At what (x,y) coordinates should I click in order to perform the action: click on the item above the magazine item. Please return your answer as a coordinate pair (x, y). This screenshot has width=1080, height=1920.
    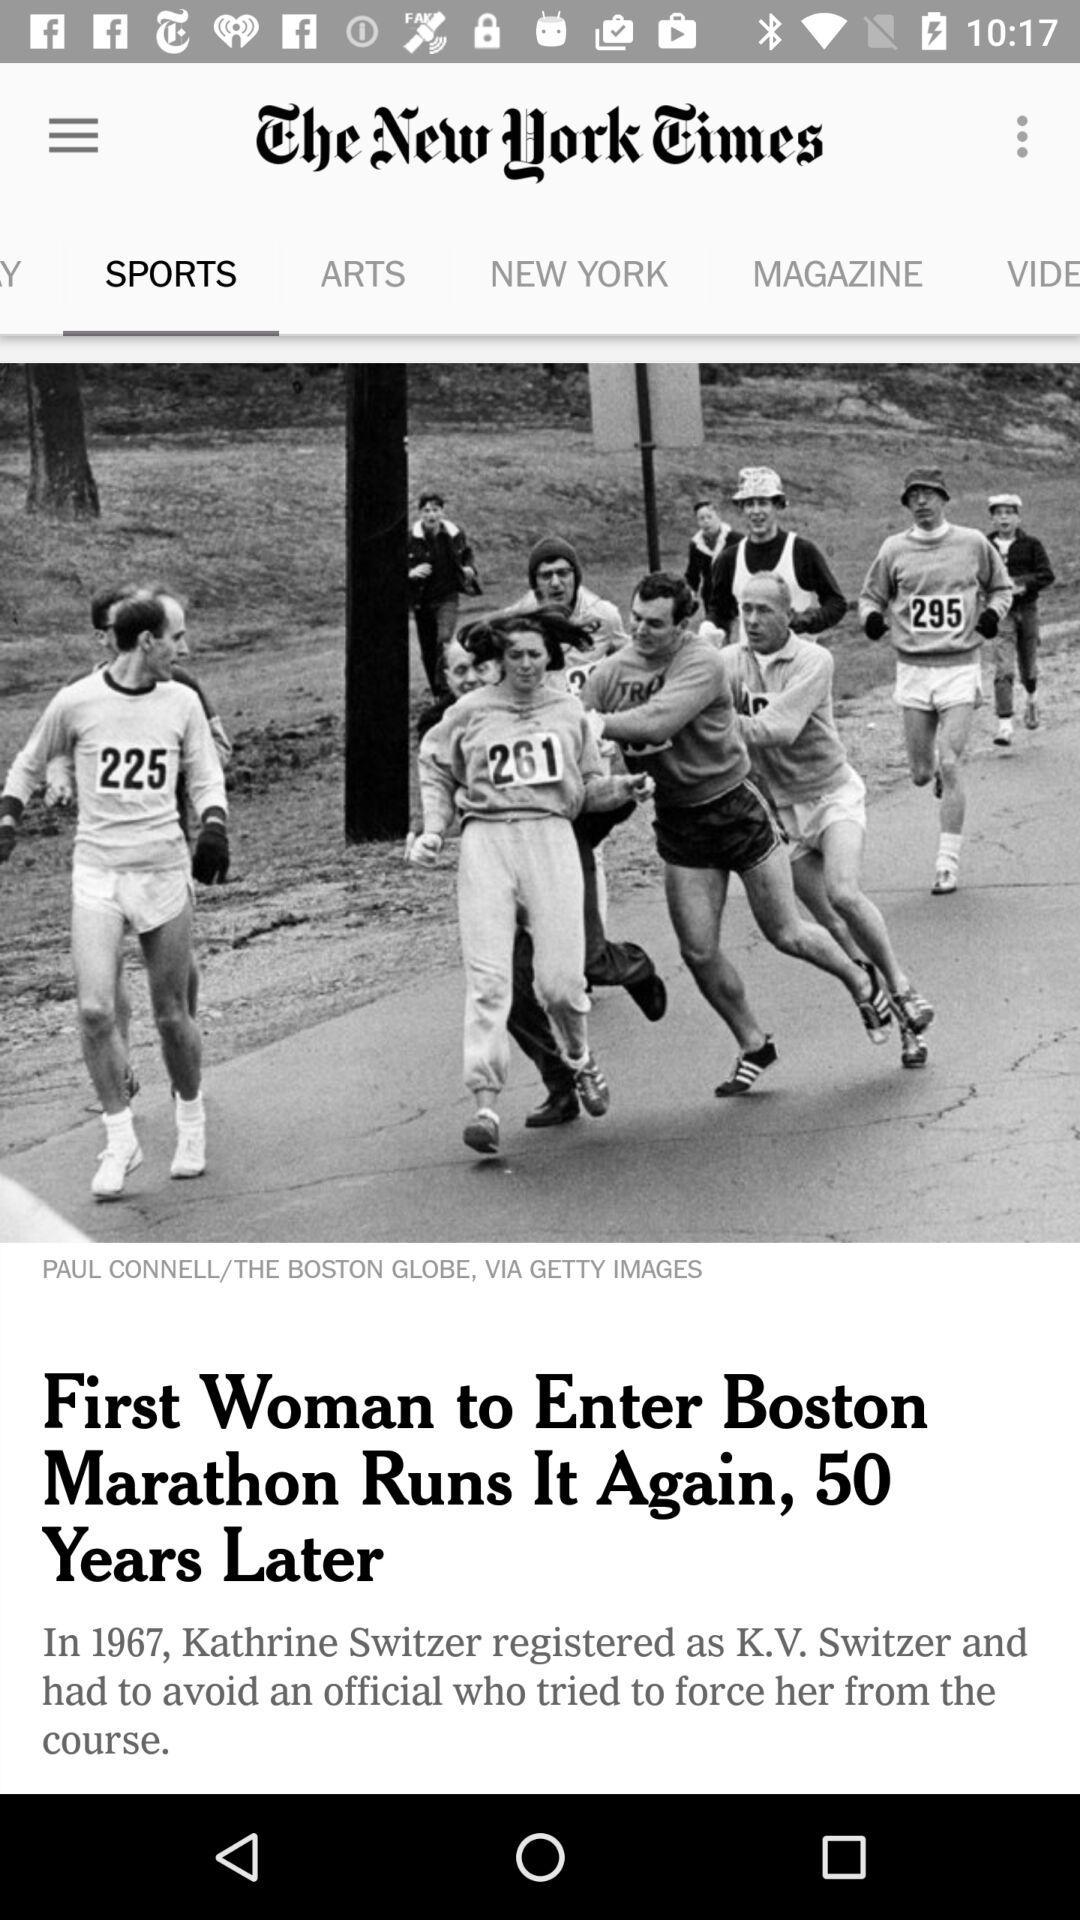
    Looking at the image, I should click on (1027, 135).